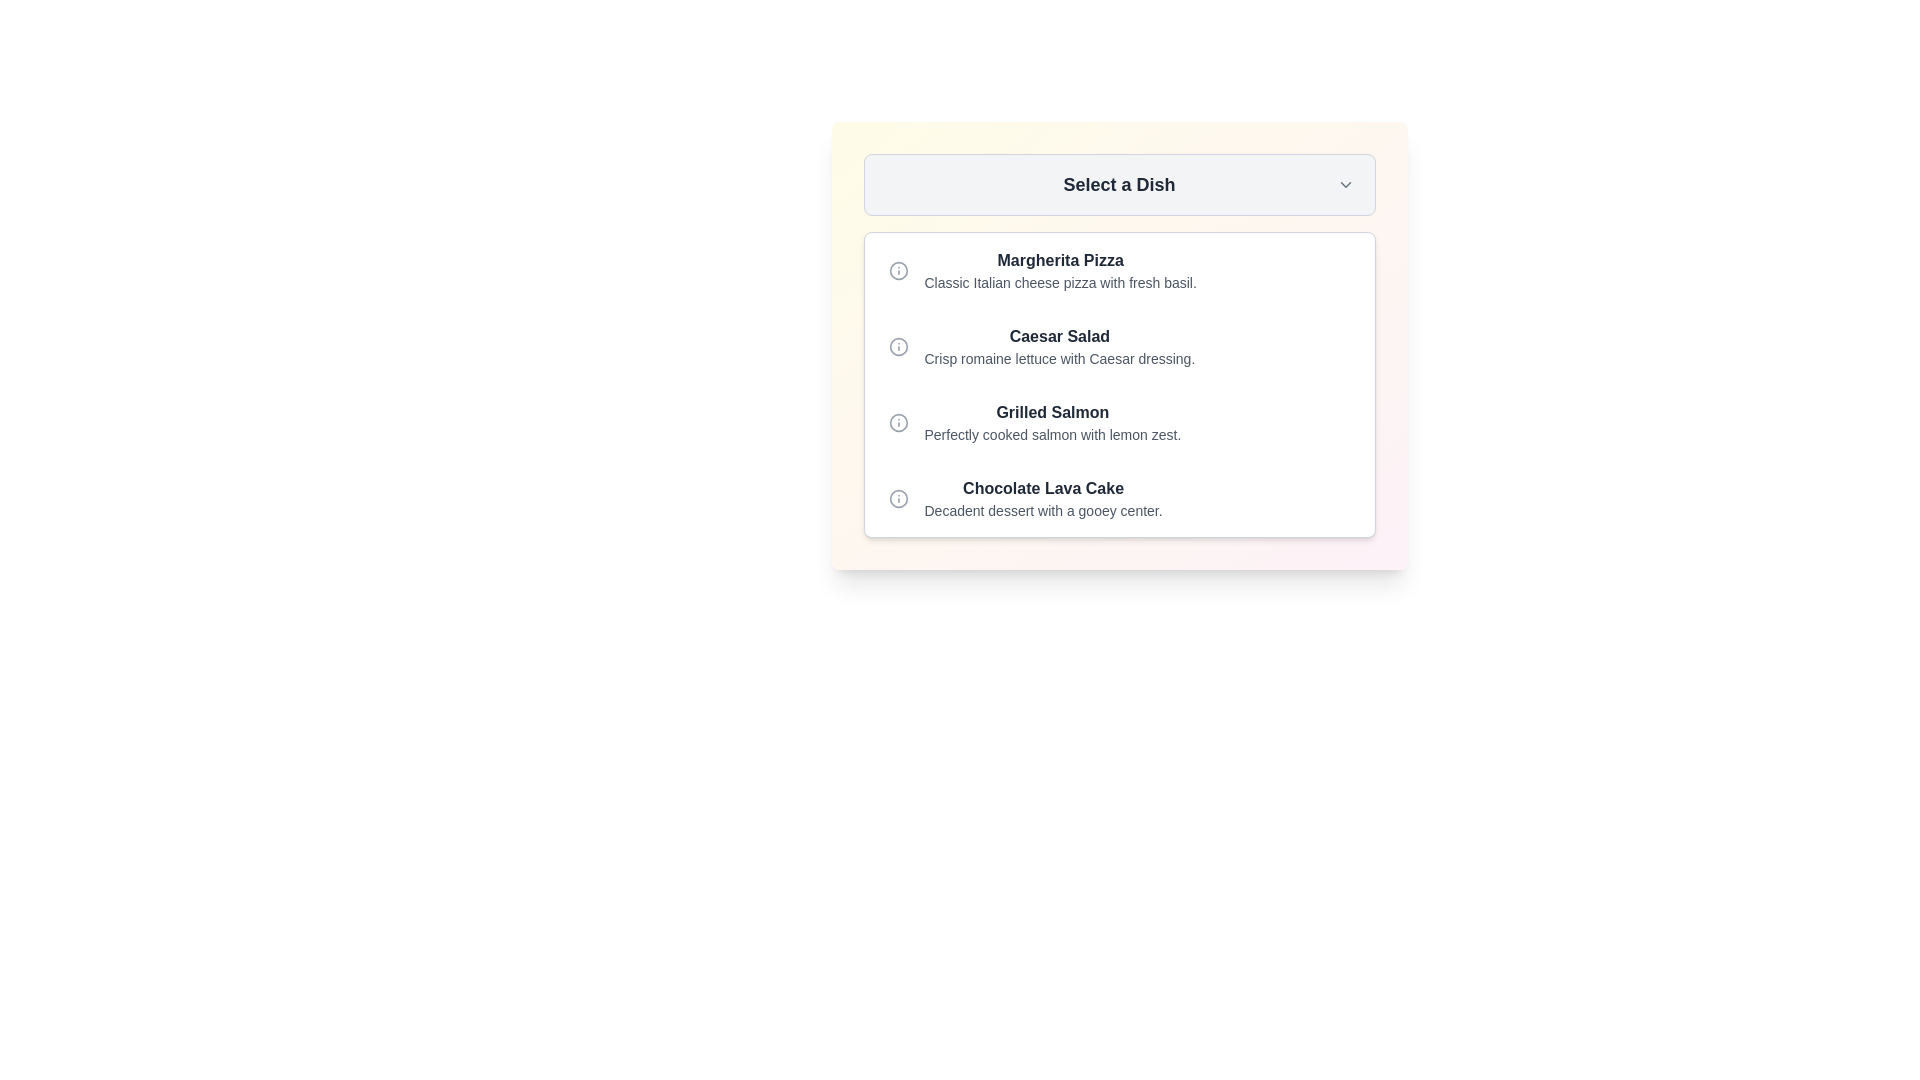 This screenshot has width=1920, height=1080. Describe the element at coordinates (1118, 497) in the screenshot. I see `the 'Chocolate Lava Cake' list item in the 'Select a Dish' section` at that location.